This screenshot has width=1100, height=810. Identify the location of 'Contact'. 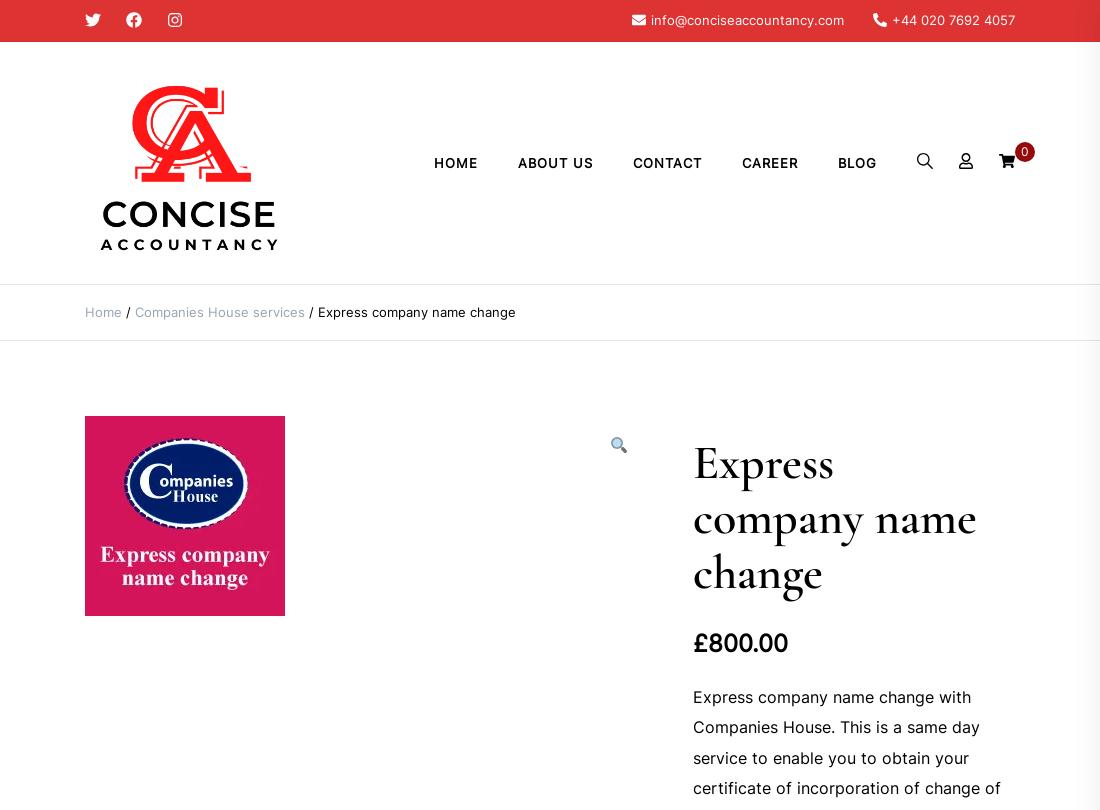
(667, 162).